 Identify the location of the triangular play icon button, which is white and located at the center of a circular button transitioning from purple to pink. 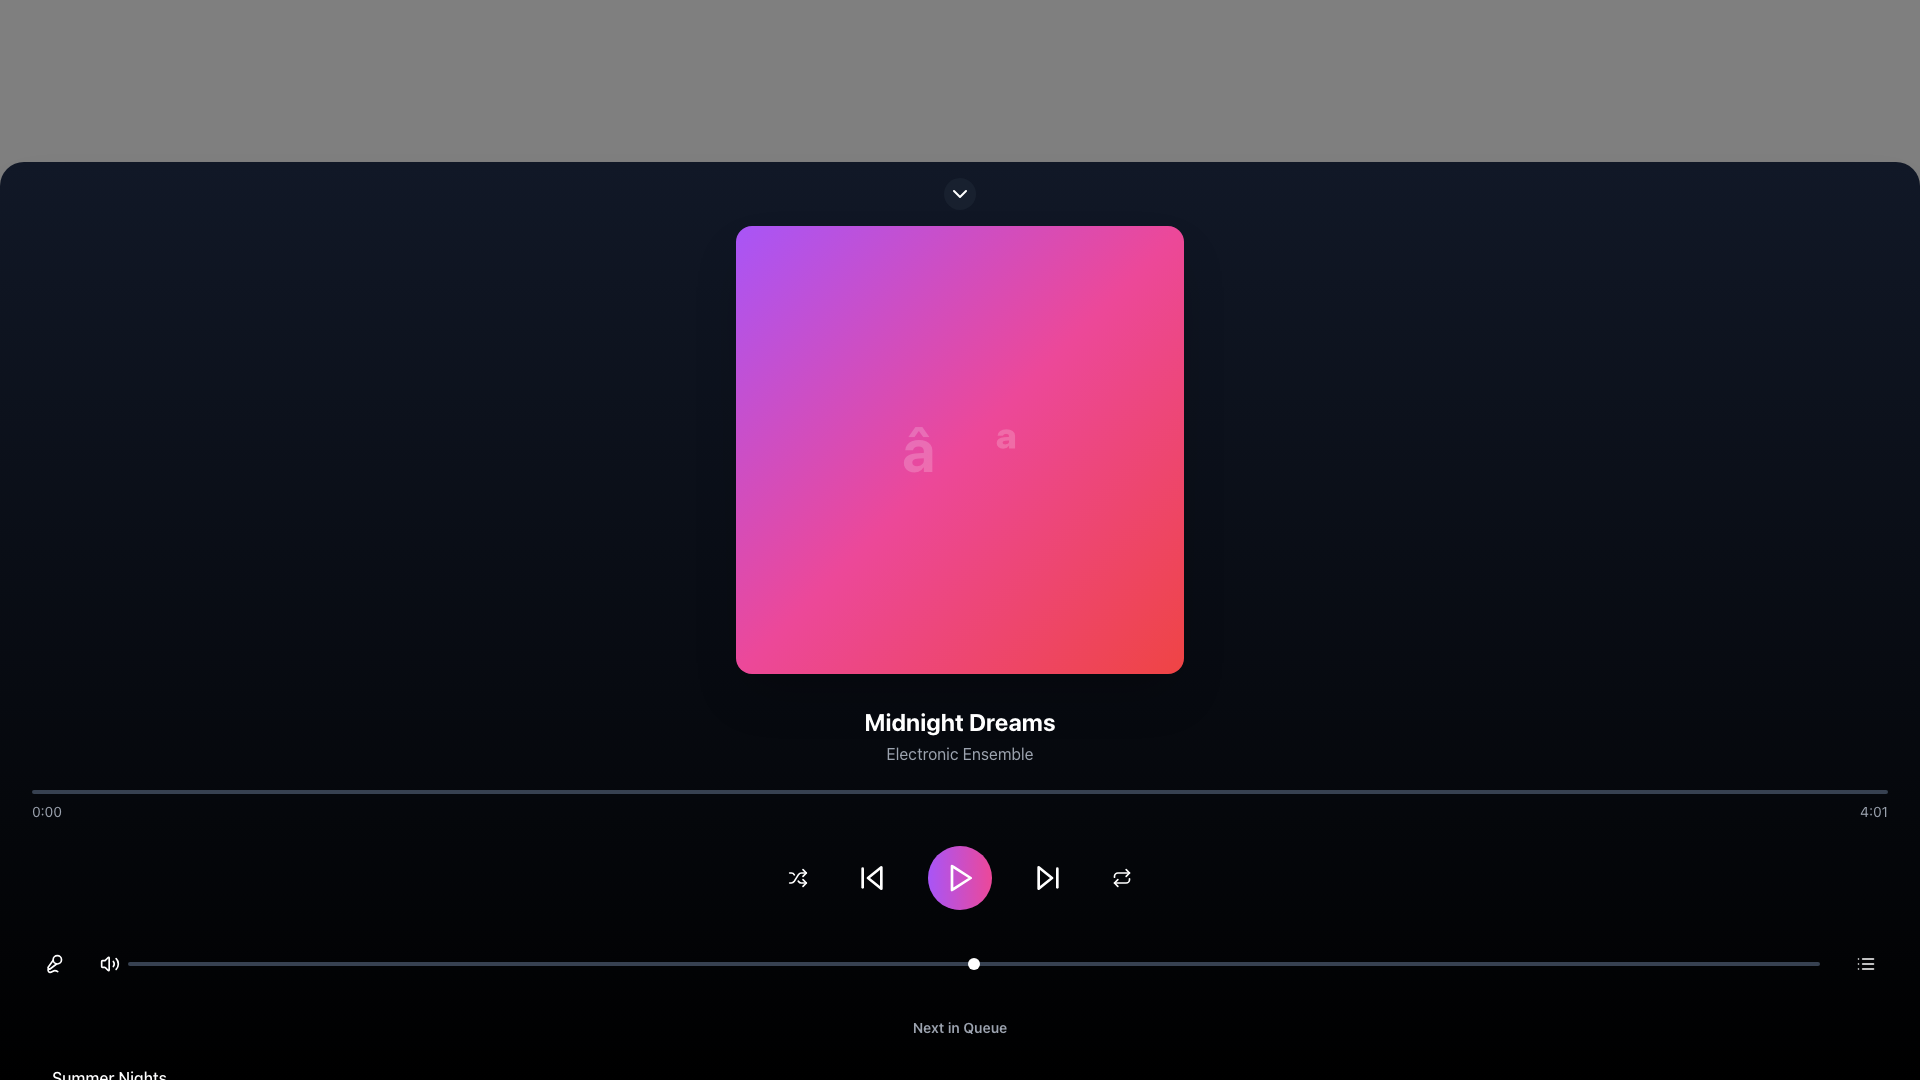
(960, 877).